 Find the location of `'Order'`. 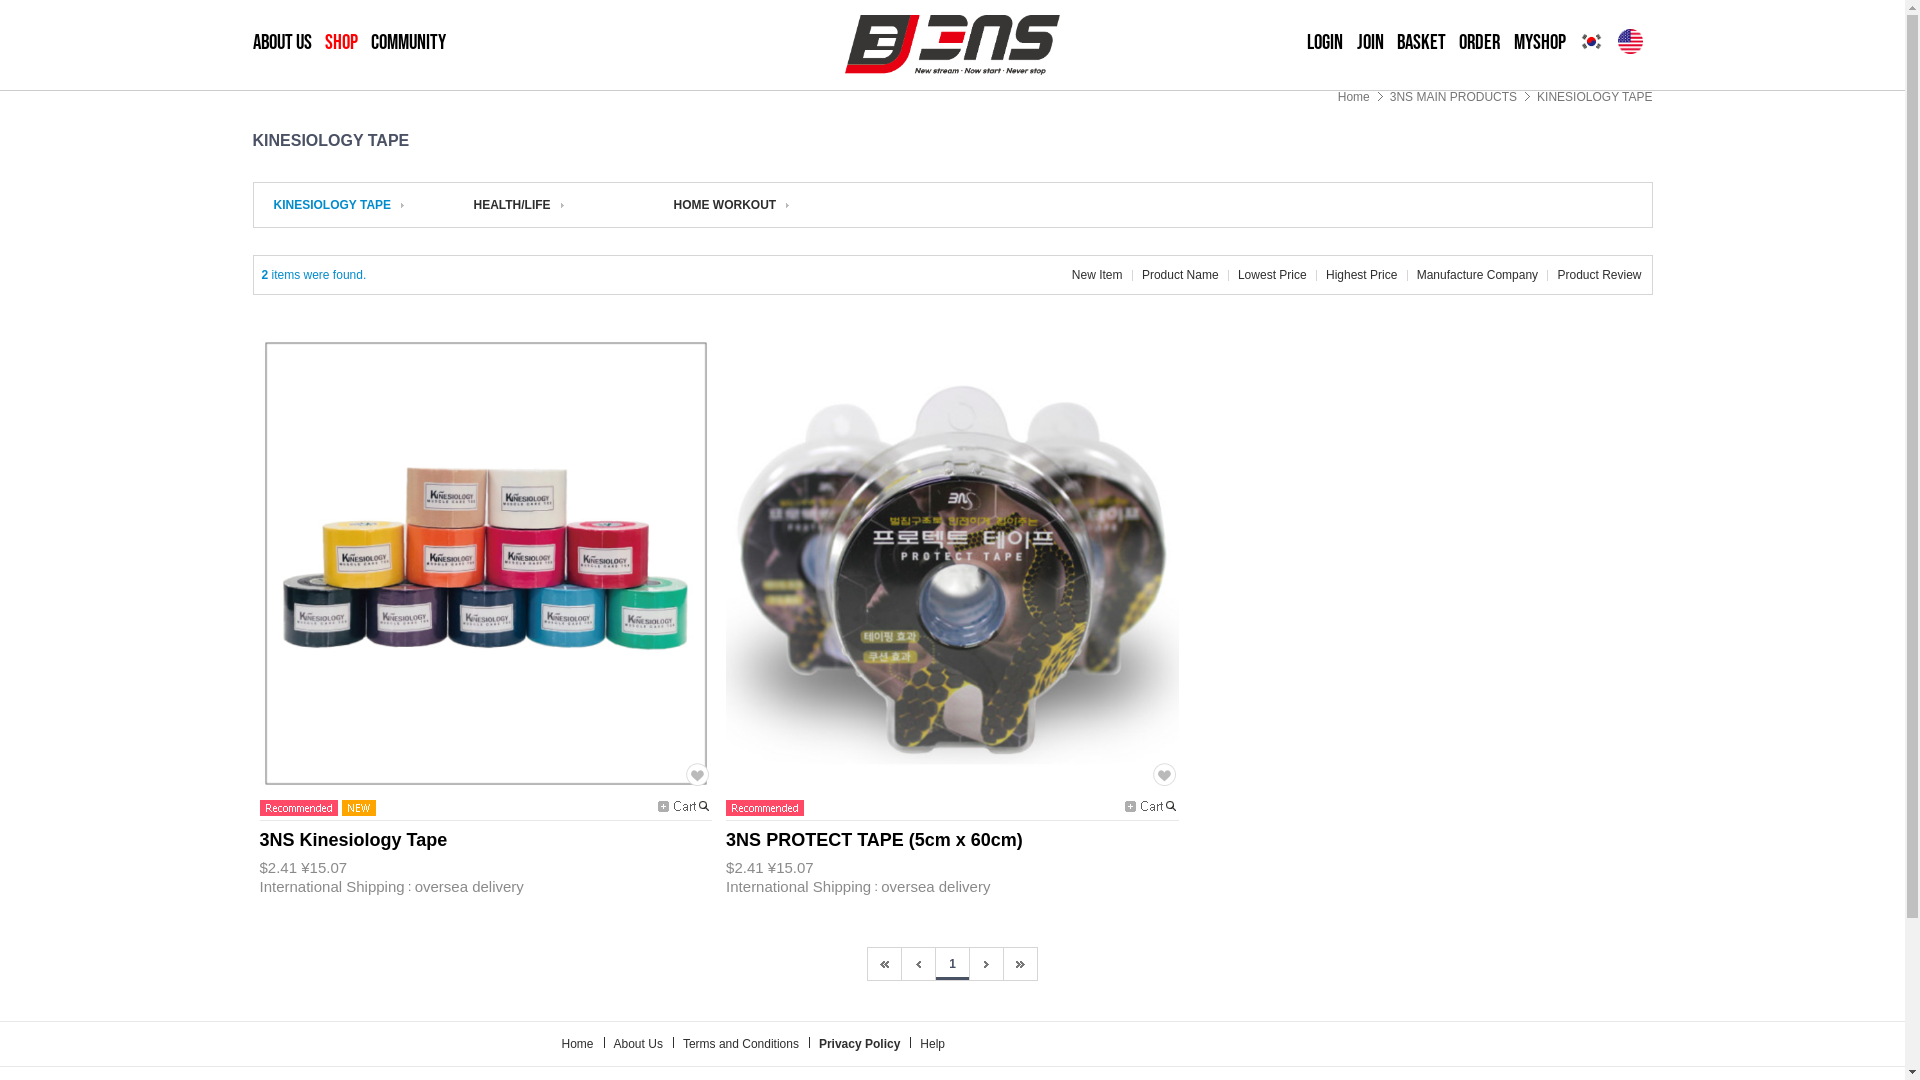

'Order' is located at coordinates (1459, 42).